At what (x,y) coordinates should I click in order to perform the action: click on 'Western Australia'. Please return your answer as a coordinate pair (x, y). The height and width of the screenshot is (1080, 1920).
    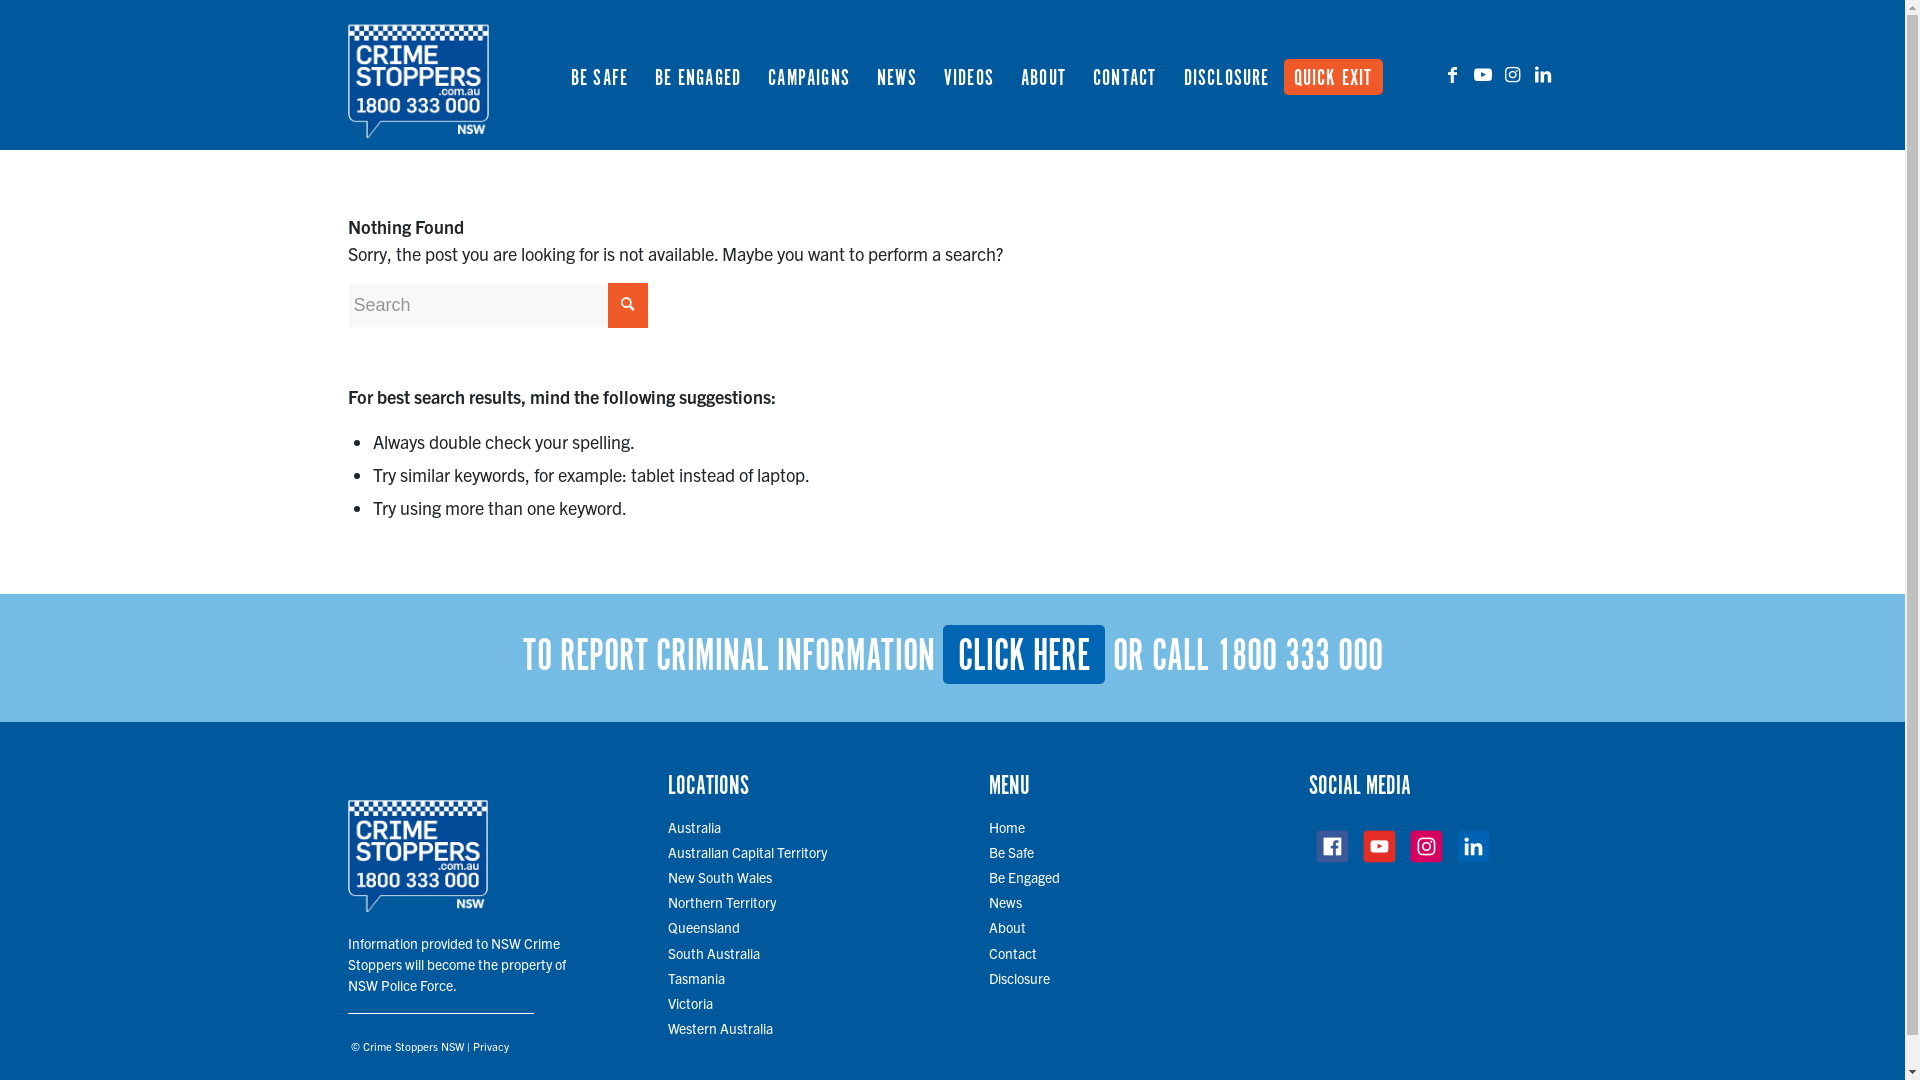
    Looking at the image, I should click on (720, 1028).